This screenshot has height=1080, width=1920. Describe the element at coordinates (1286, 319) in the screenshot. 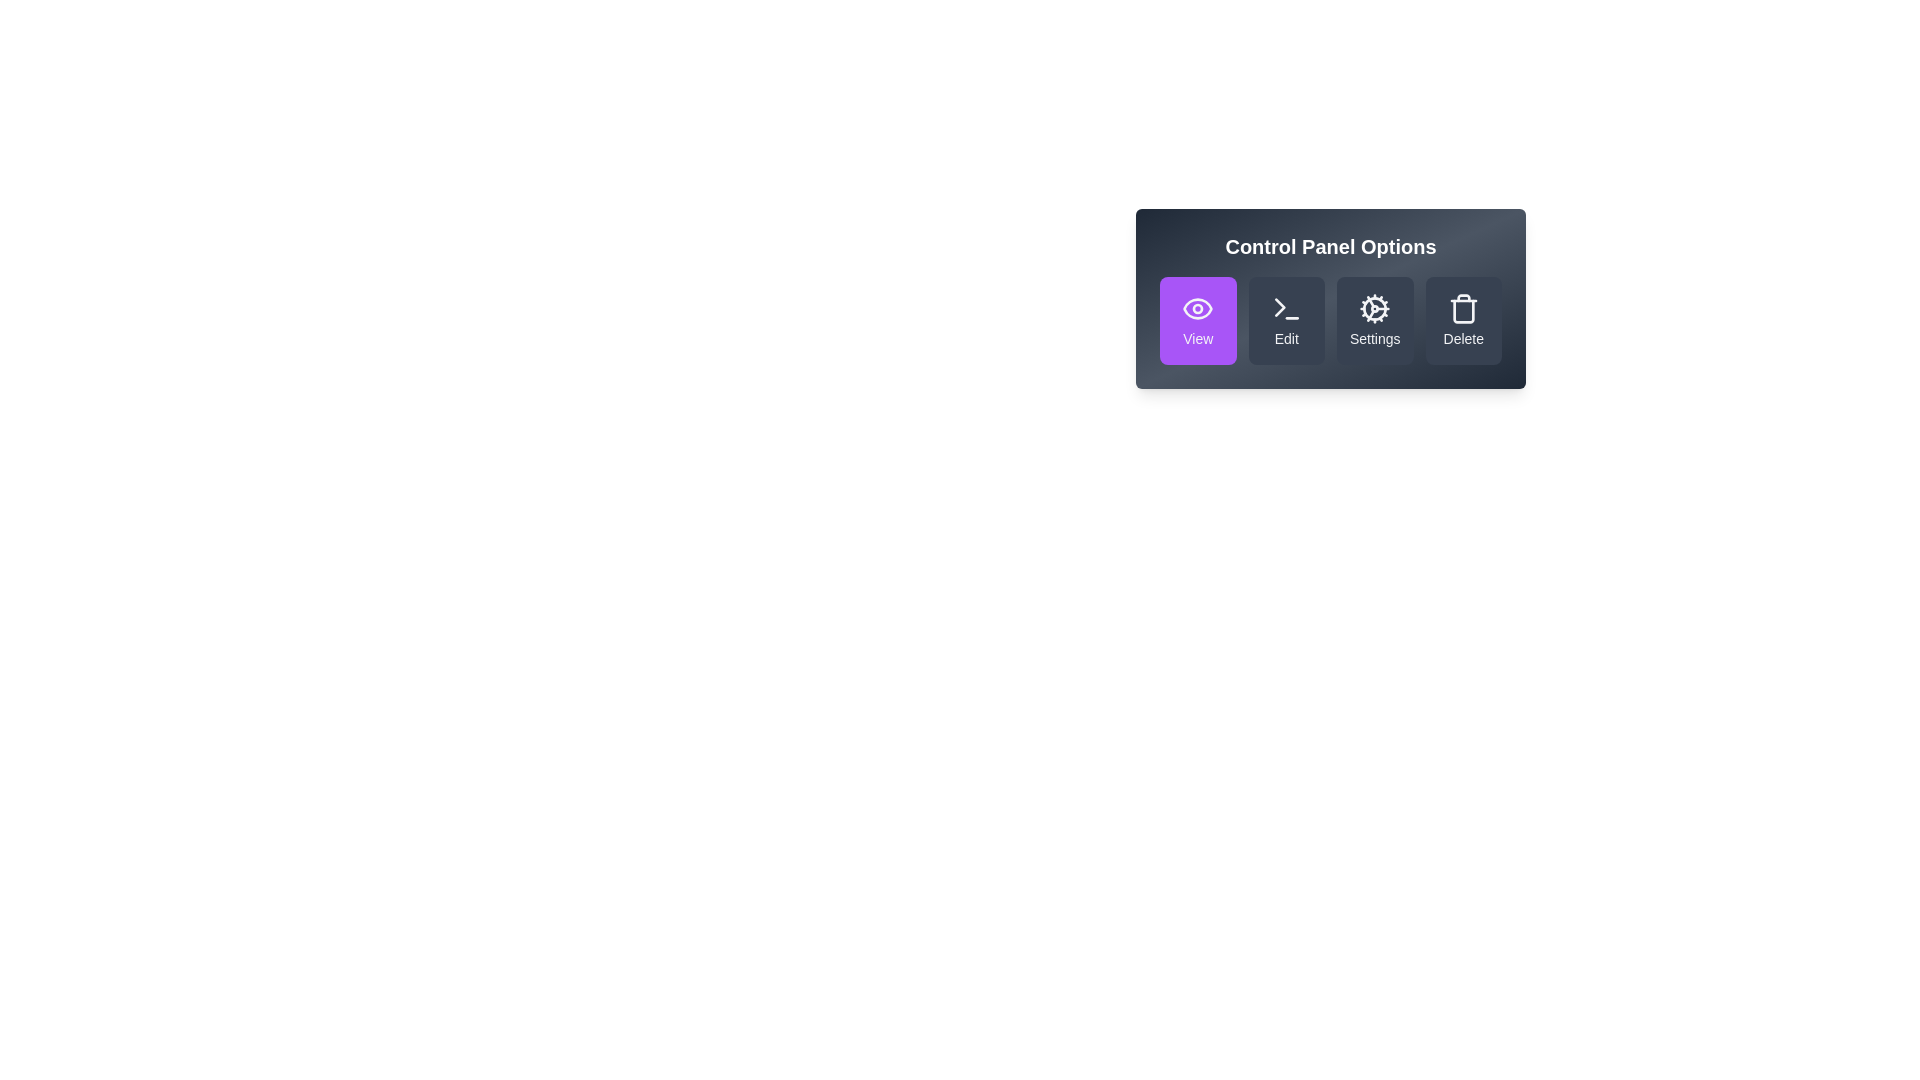

I see `the 'Edit' button` at that location.